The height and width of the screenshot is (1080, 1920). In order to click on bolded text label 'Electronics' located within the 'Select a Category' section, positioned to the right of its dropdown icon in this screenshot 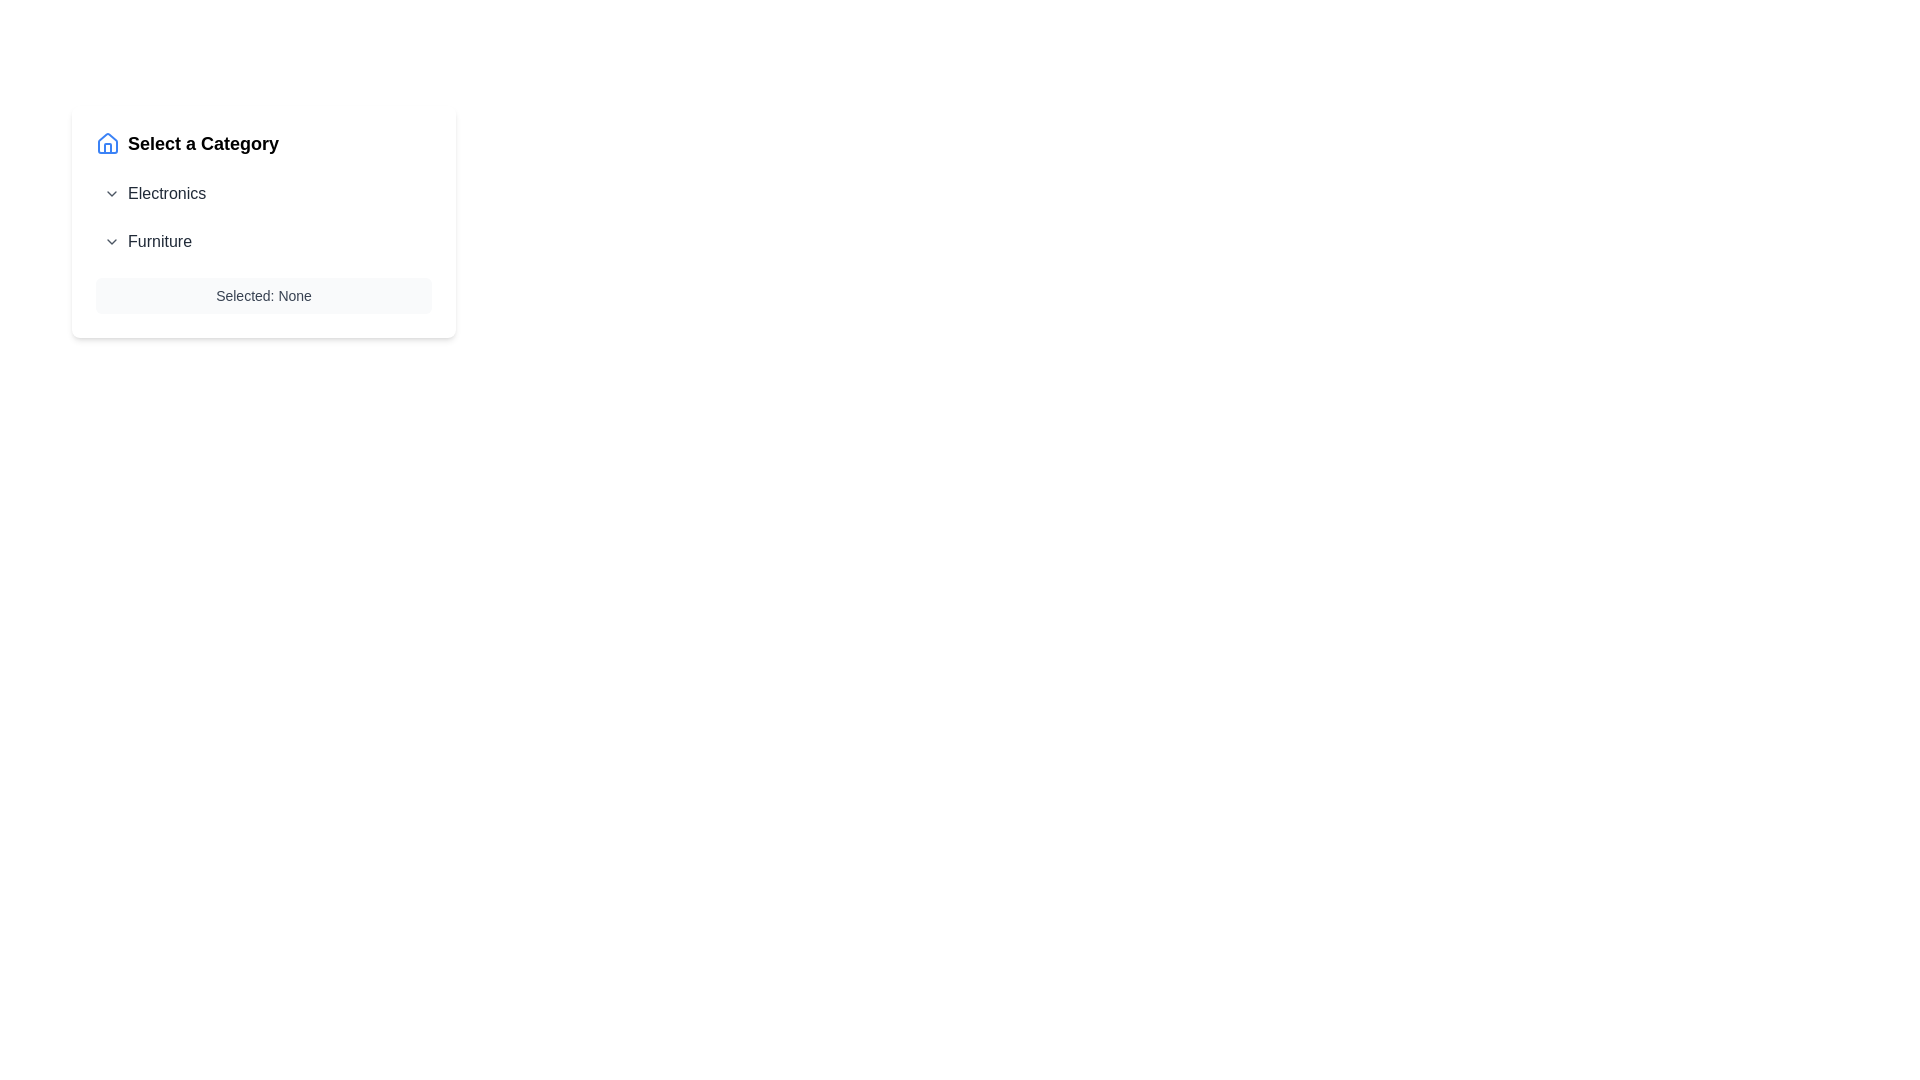, I will do `click(167, 193)`.